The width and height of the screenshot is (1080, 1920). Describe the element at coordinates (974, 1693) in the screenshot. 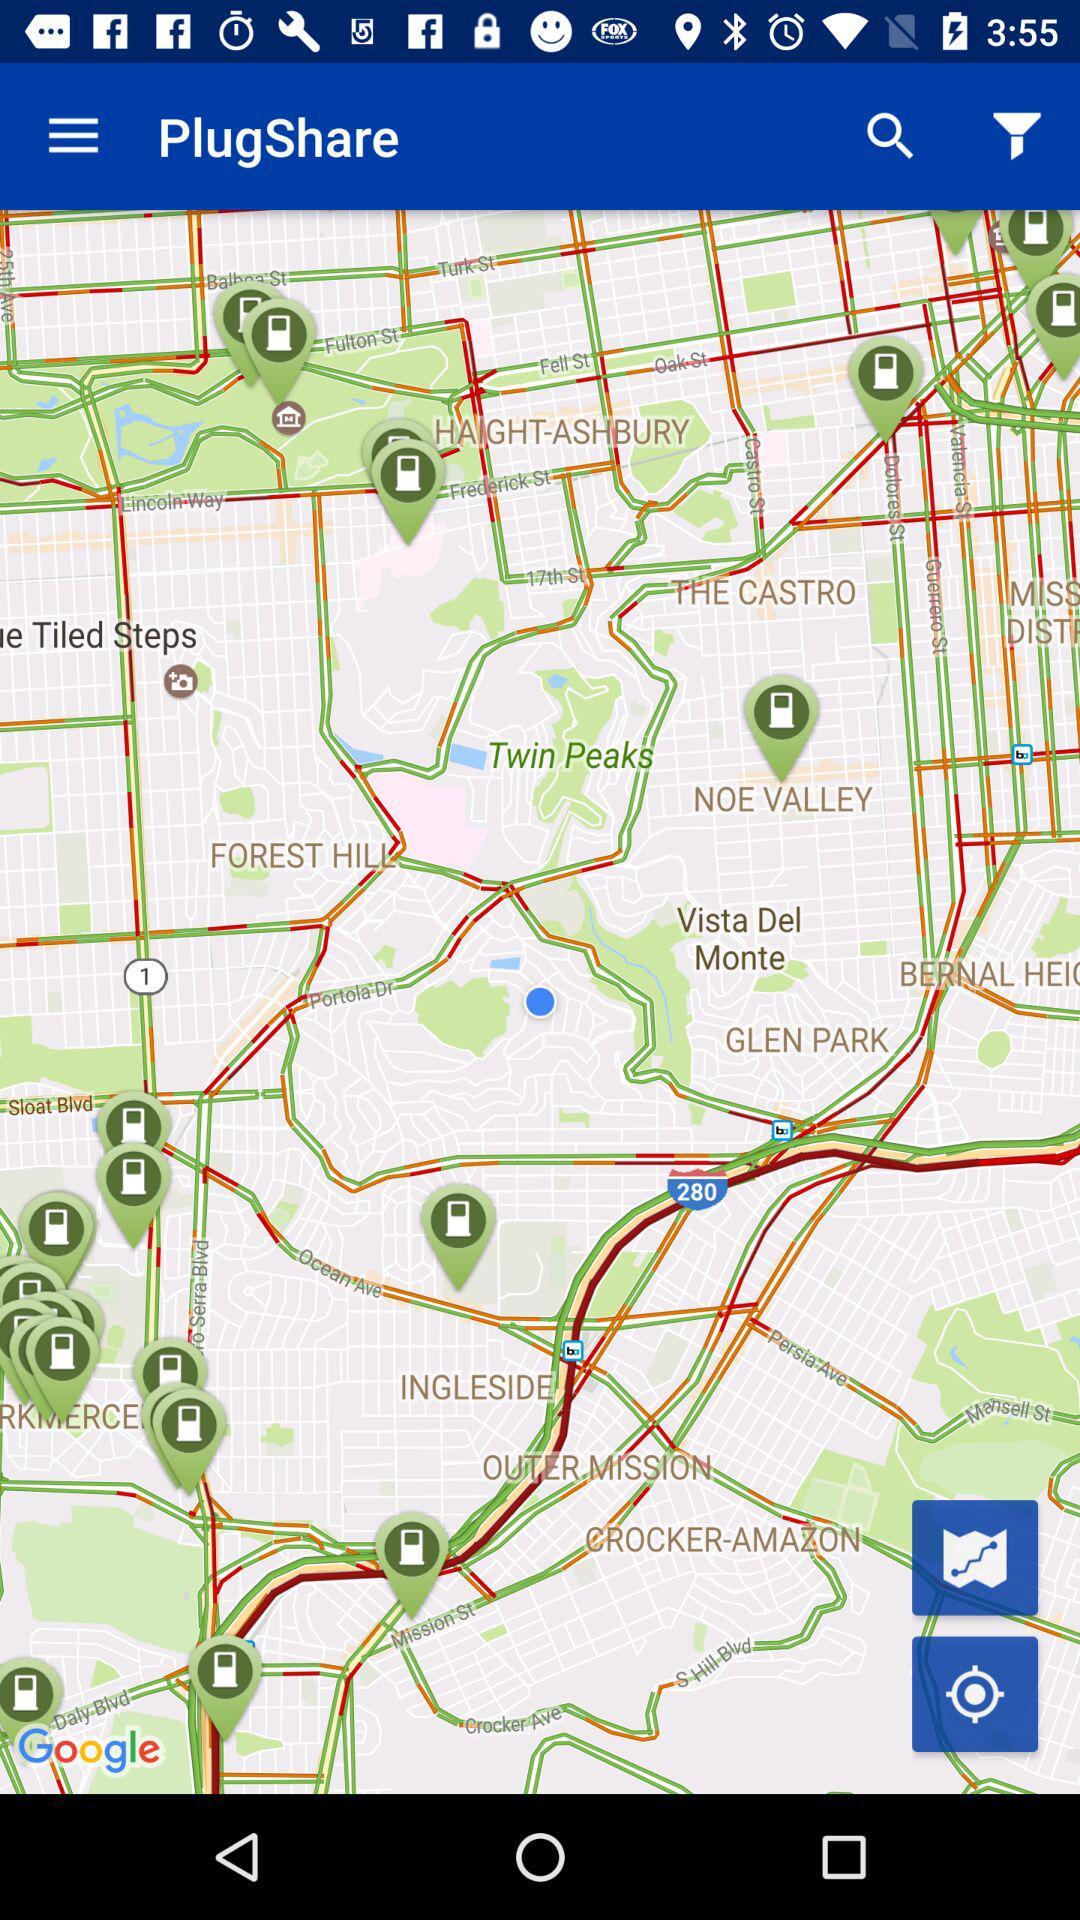

I see `current location` at that location.